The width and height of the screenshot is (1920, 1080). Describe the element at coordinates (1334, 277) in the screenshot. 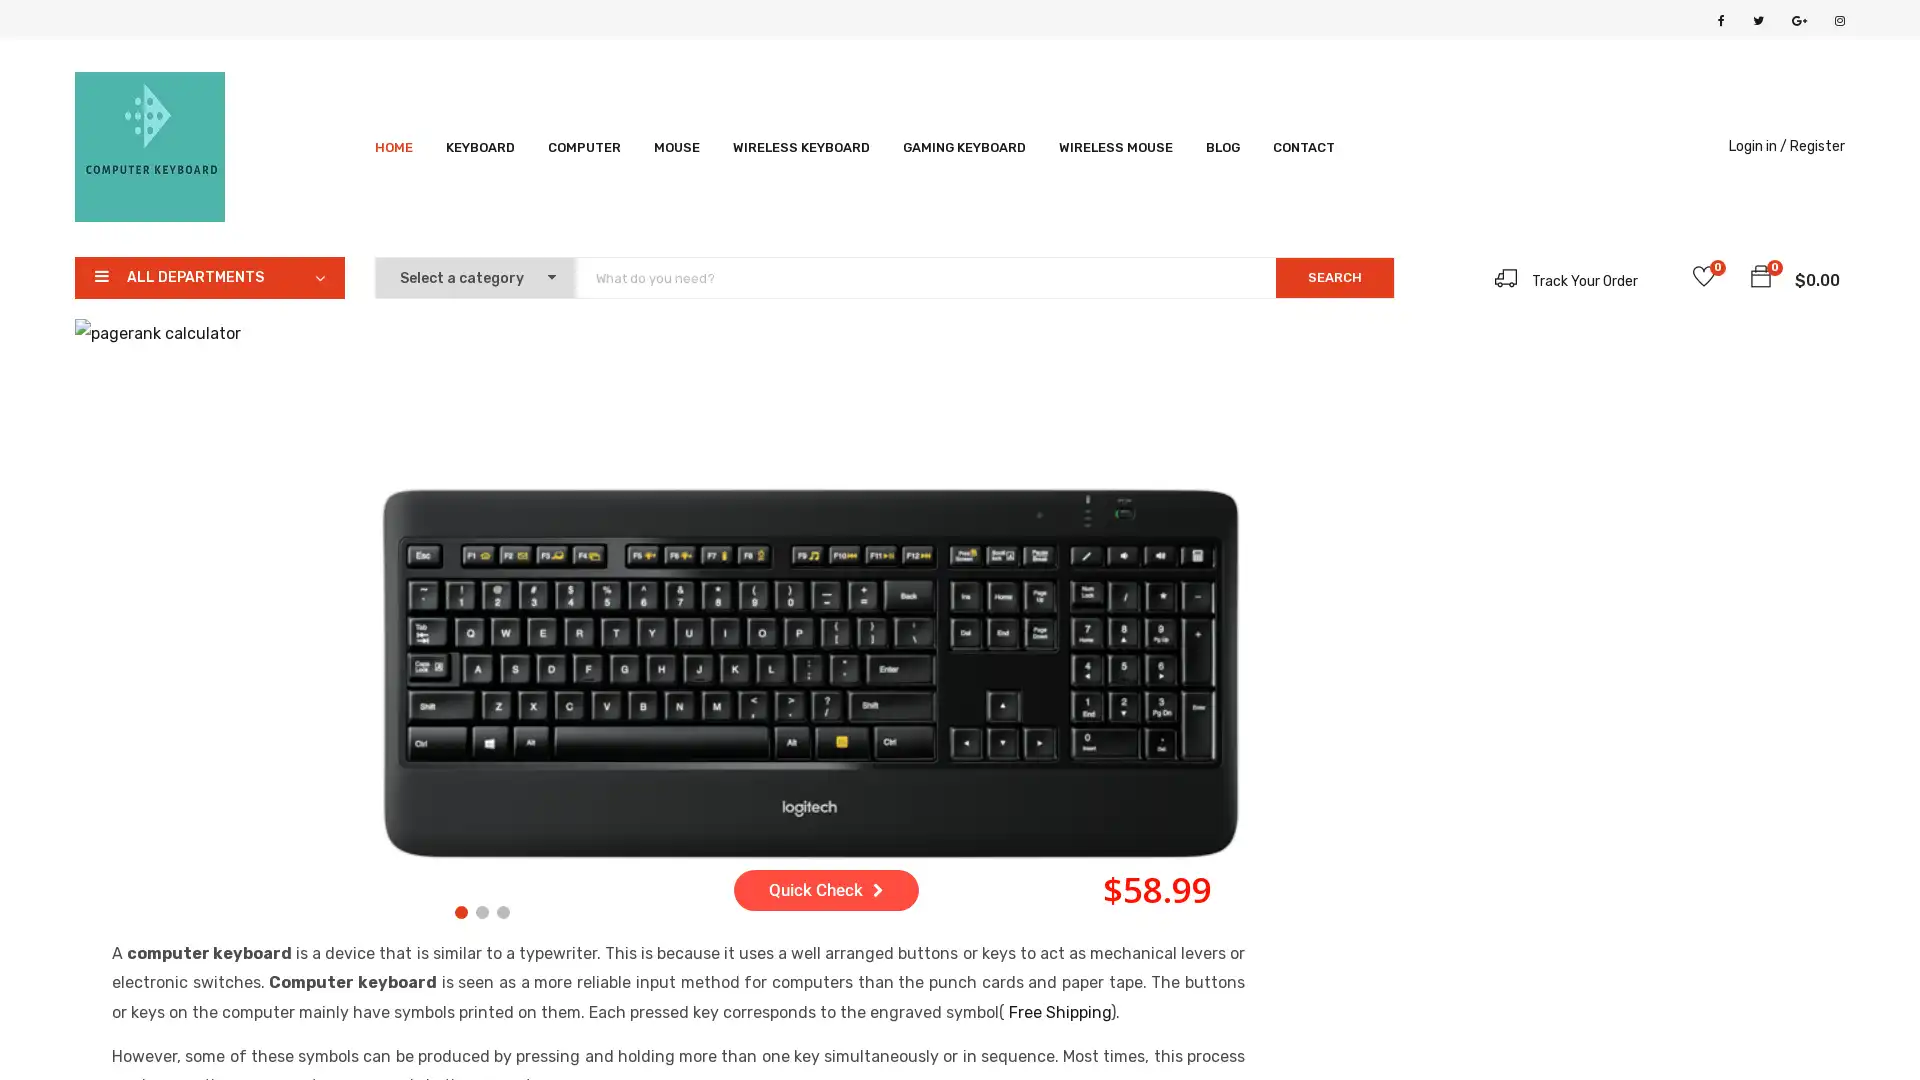

I see `SEARCH` at that location.